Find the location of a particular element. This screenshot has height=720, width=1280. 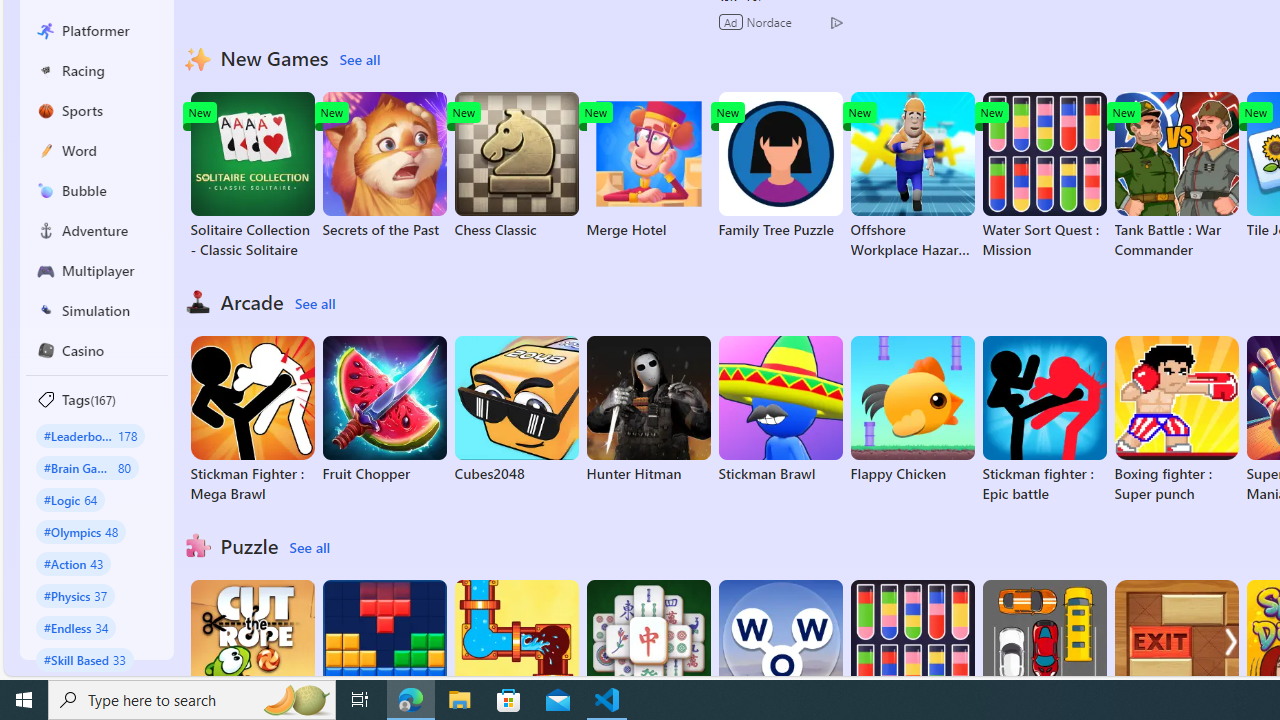

'Tank Battle : War Commander' is located at coordinates (1176, 175).